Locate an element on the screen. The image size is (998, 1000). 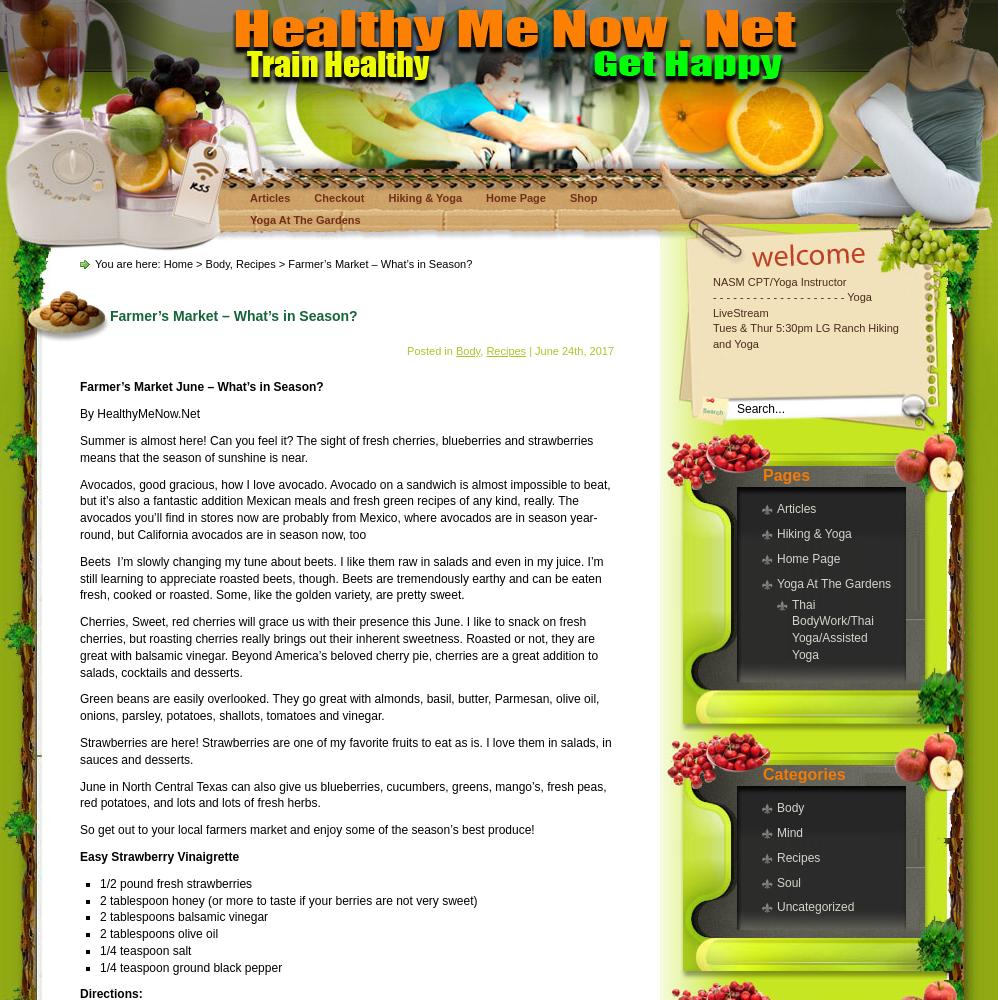
'Cherries, Sweet, red cherries will grace us with their presence this June. I like to snack on fresh cherries, but roasting cherries really brings out their inherent sweetness. Roasted or not, they are great with balsamic vinegar. Beyond America’s beloved cherry pie, cherries are a great addition to salads, cocktails and desserts.' is located at coordinates (339, 647).